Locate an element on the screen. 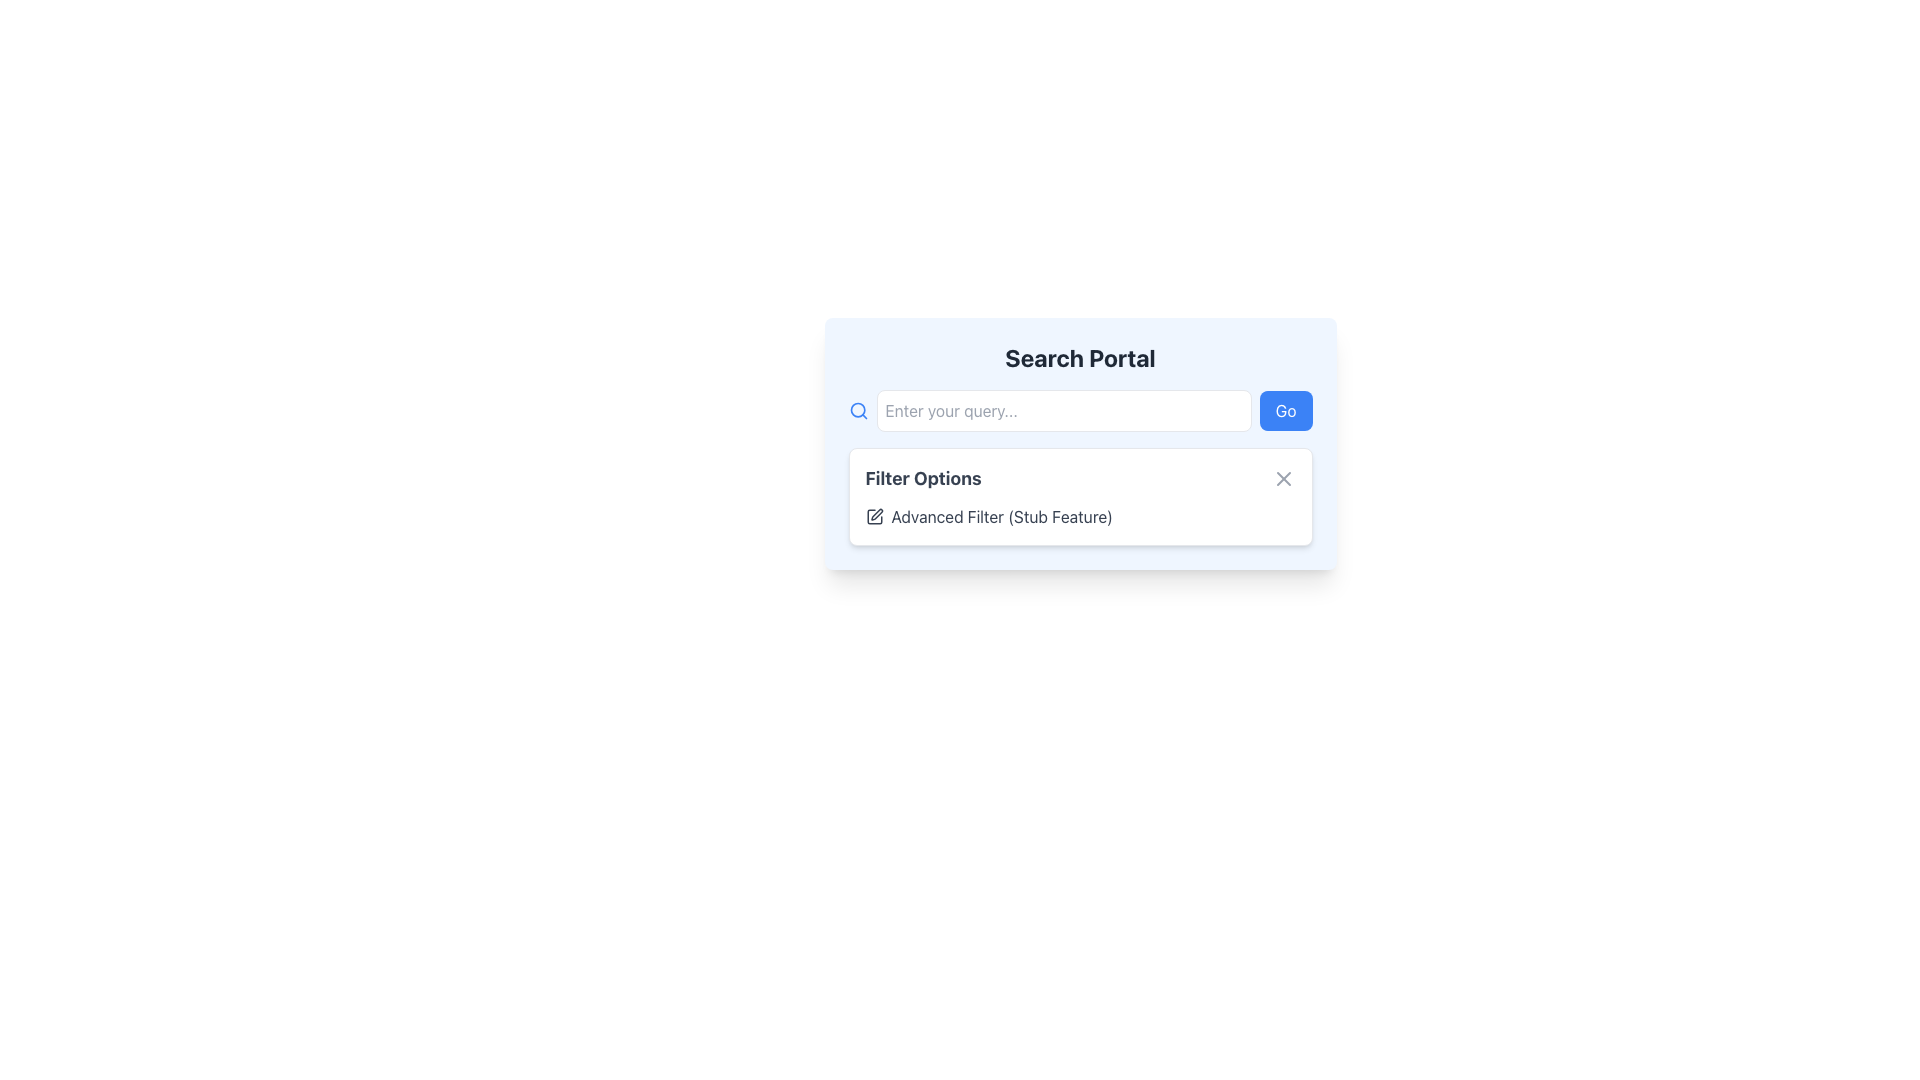 Image resolution: width=1920 pixels, height=1080 pixels. the label reading 'Advanced Filter (Stub Feature)' located under the 'Filter Options' section is located at coordinates (1079, 515).